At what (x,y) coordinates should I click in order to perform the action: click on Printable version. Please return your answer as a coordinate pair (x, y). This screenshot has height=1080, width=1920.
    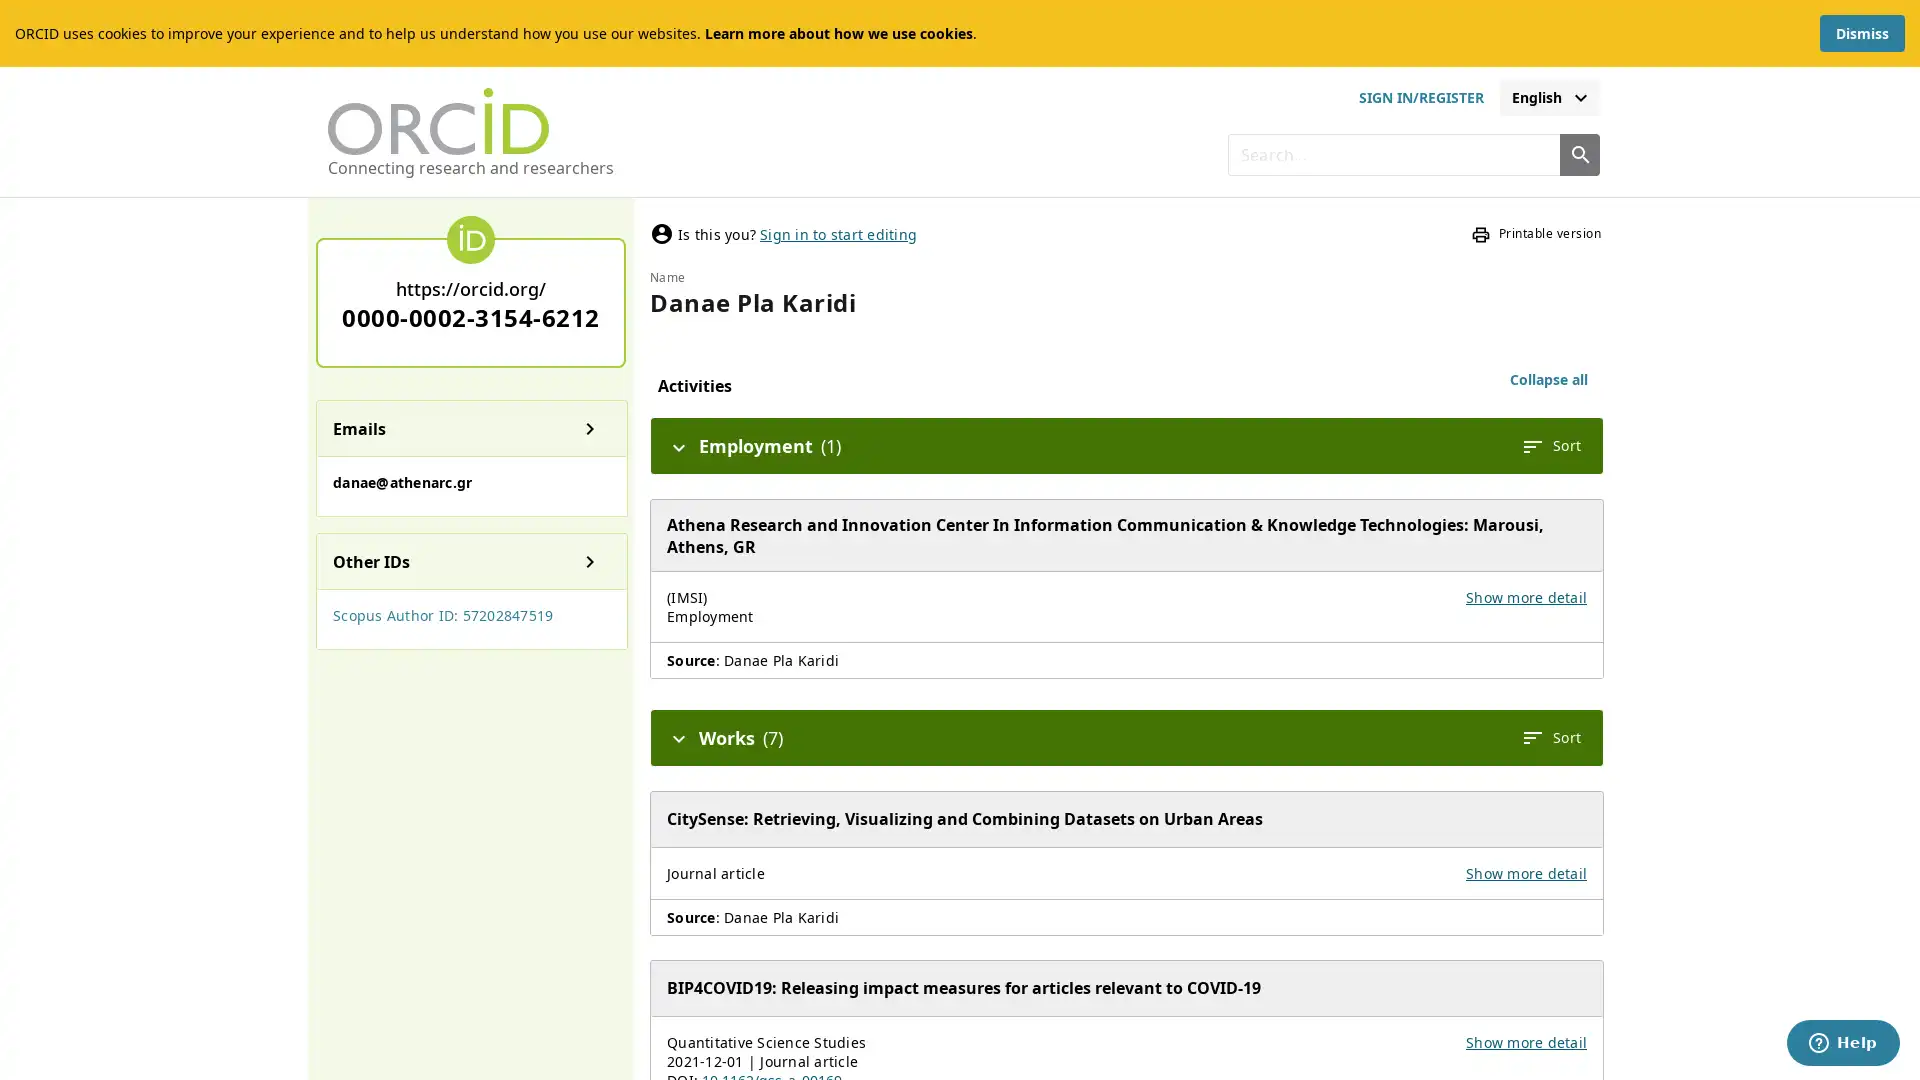
    Looking at the image, I should click on (1535, 233).